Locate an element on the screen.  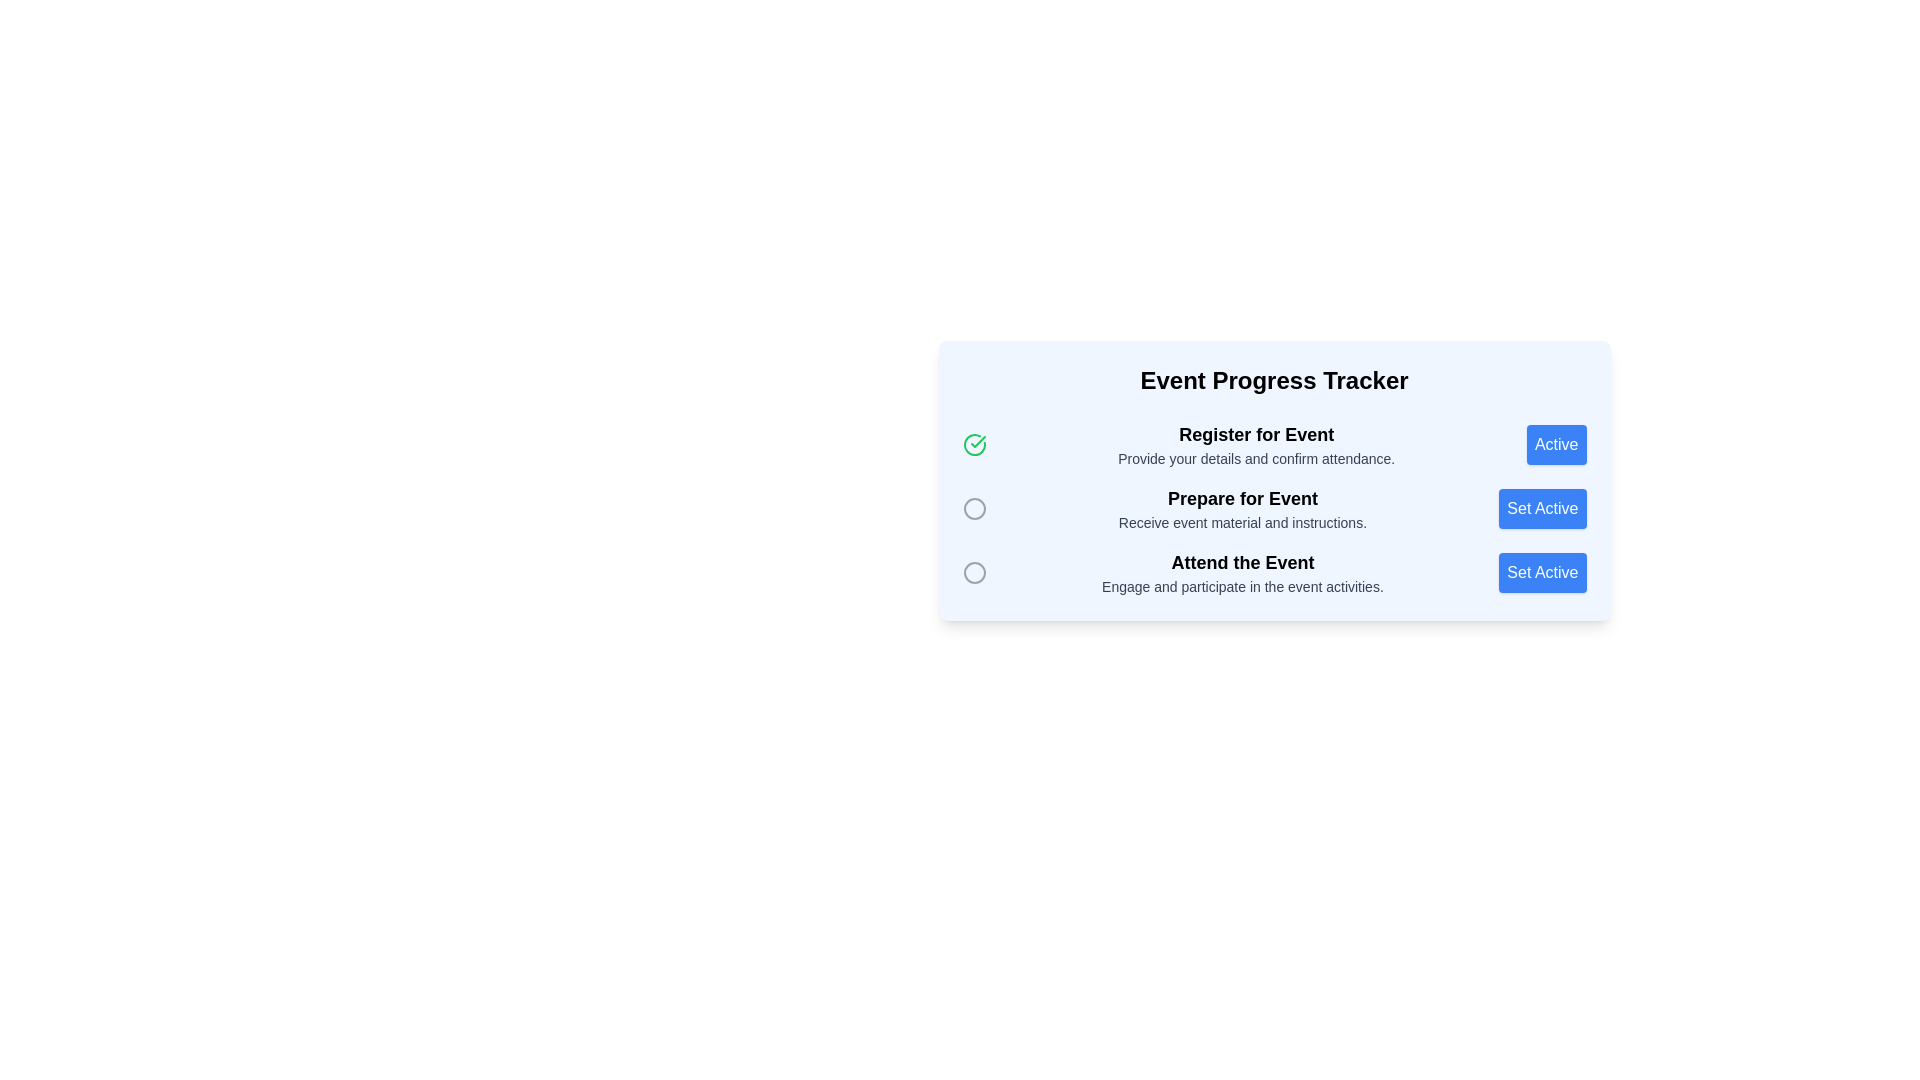
the second circular status indicator in the progress tracker for the 'Prepare for Event' step is located at coordinates (974, 508).